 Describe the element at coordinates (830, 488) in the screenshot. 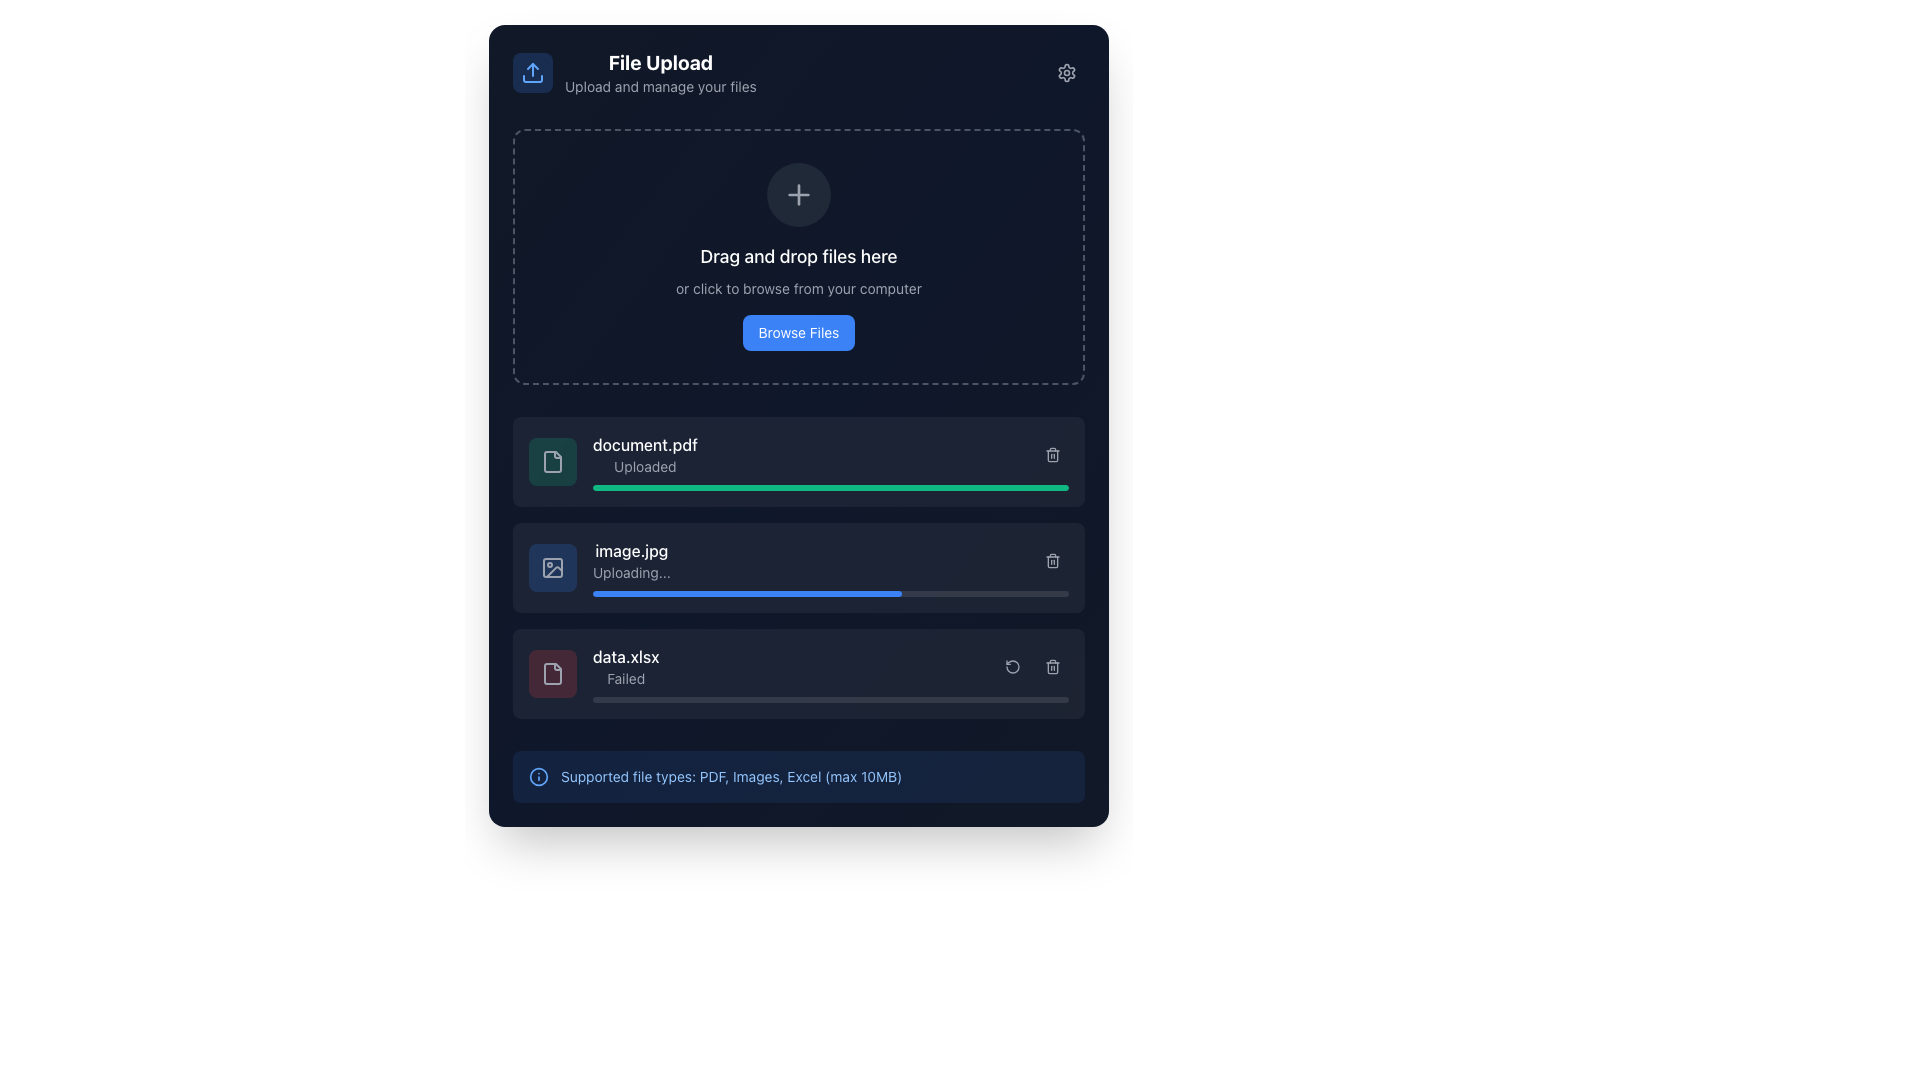

I see `the horizontal progress bar with rounded corners, which is filled to 100% and located below the filename 'document.pdf'` at that location.